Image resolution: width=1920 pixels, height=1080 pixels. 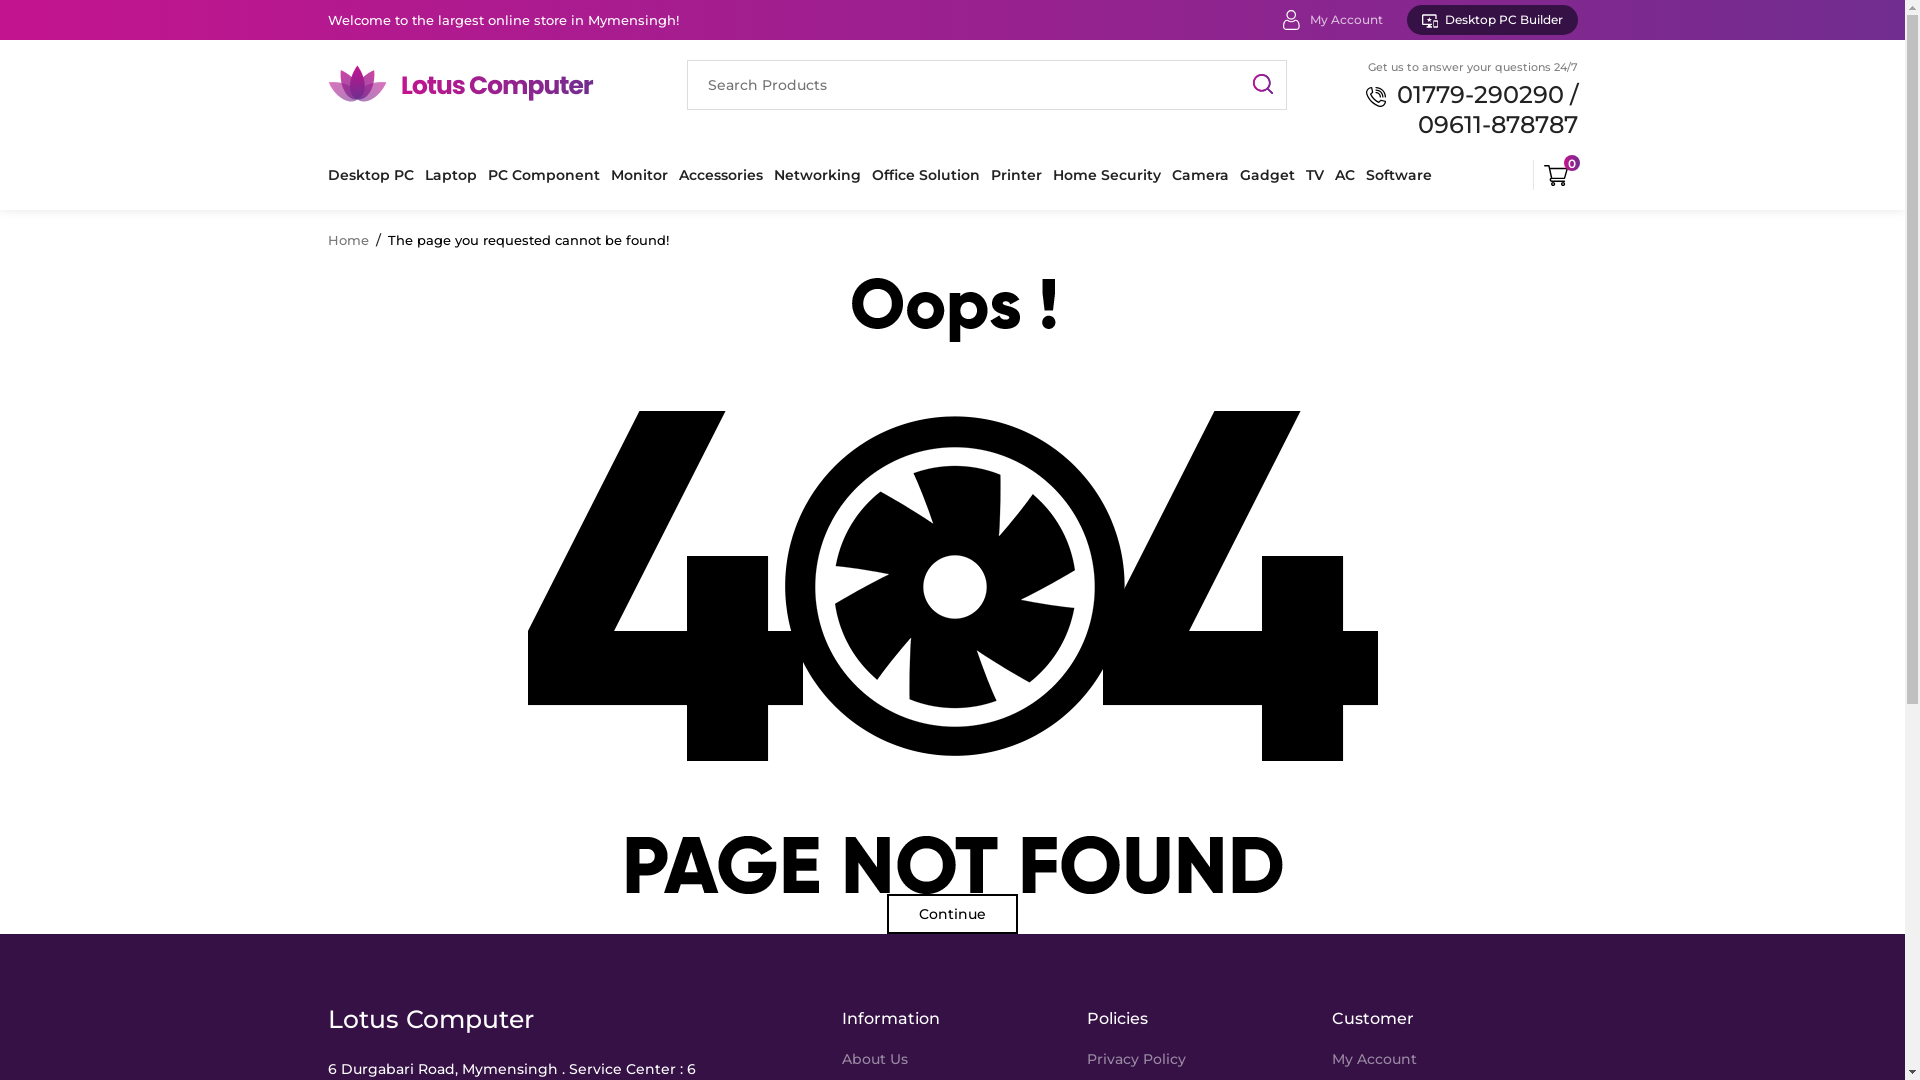 What do you see at coordinates (1200, 173) in the screenshot?
I see `'Camera'` at bounding box center [1200, 173].